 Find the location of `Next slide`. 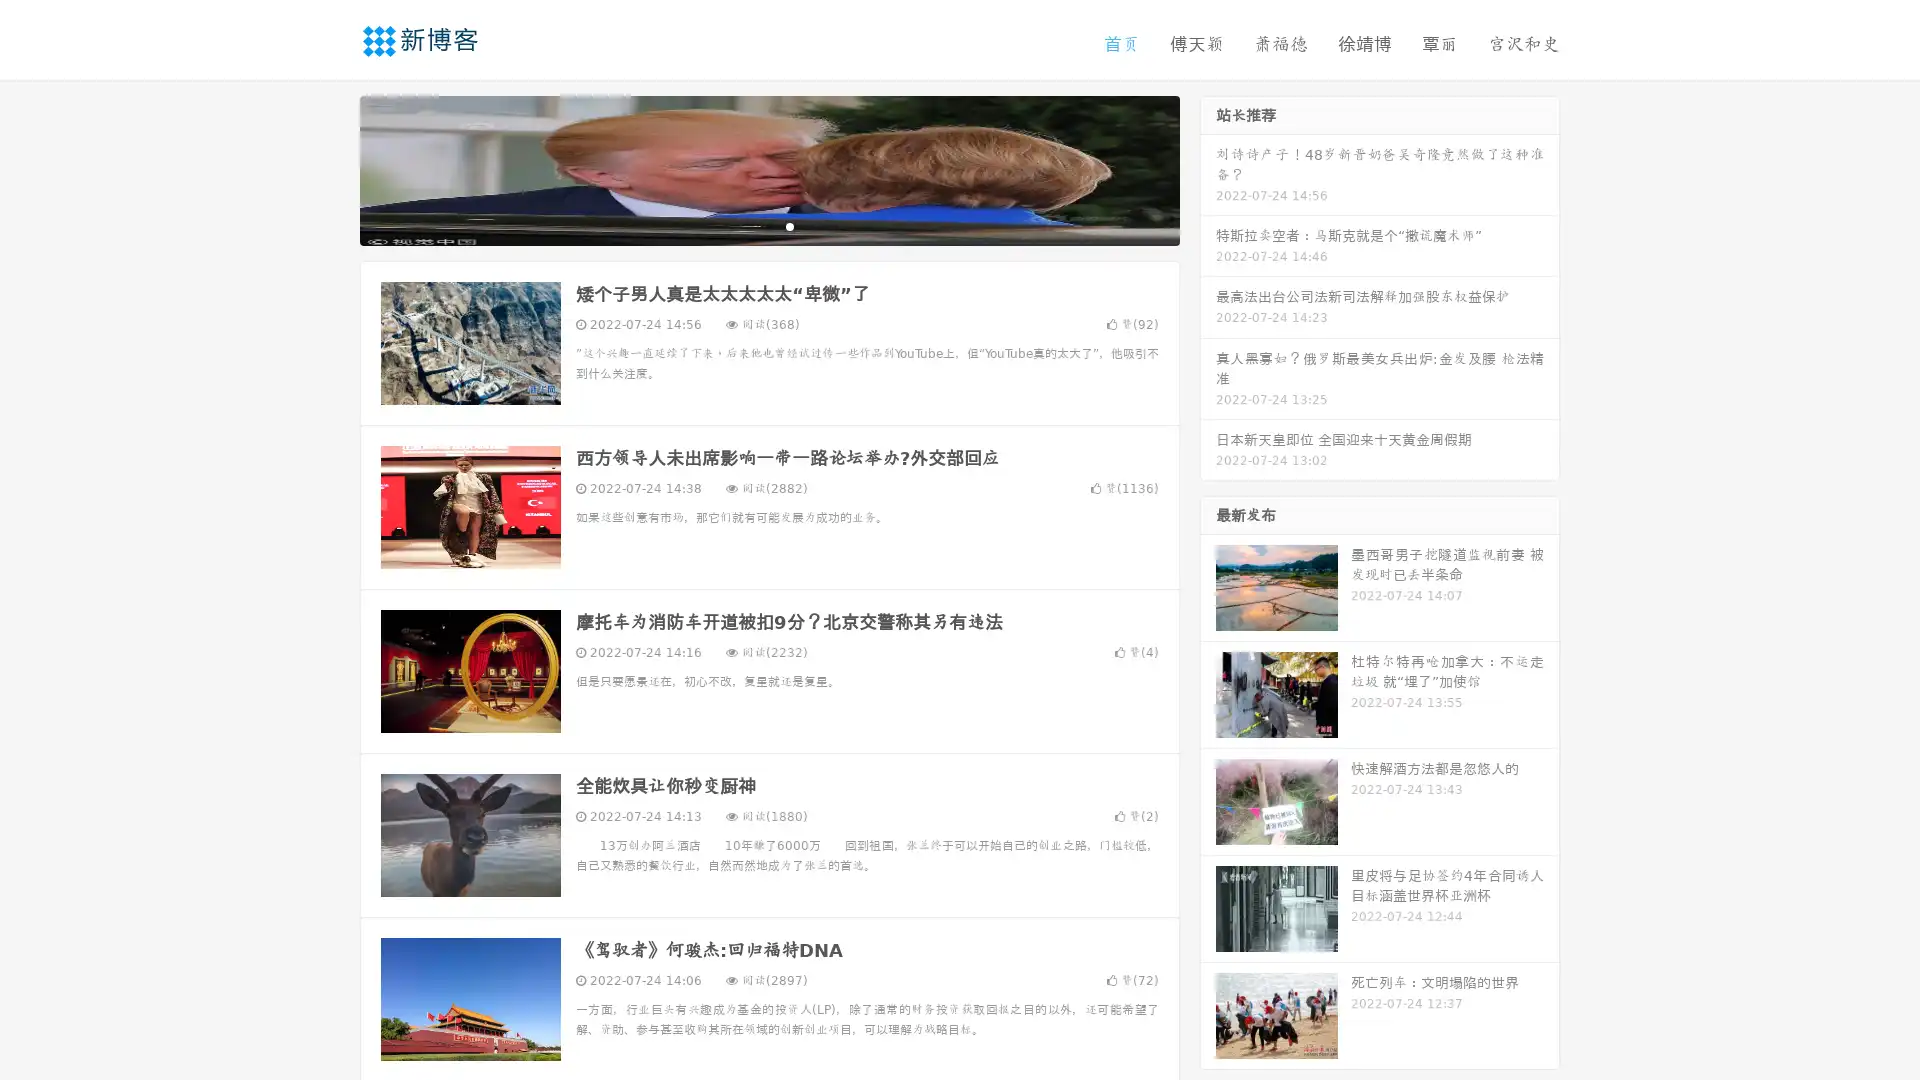

Next slide is located at coordinates (1208, 168).